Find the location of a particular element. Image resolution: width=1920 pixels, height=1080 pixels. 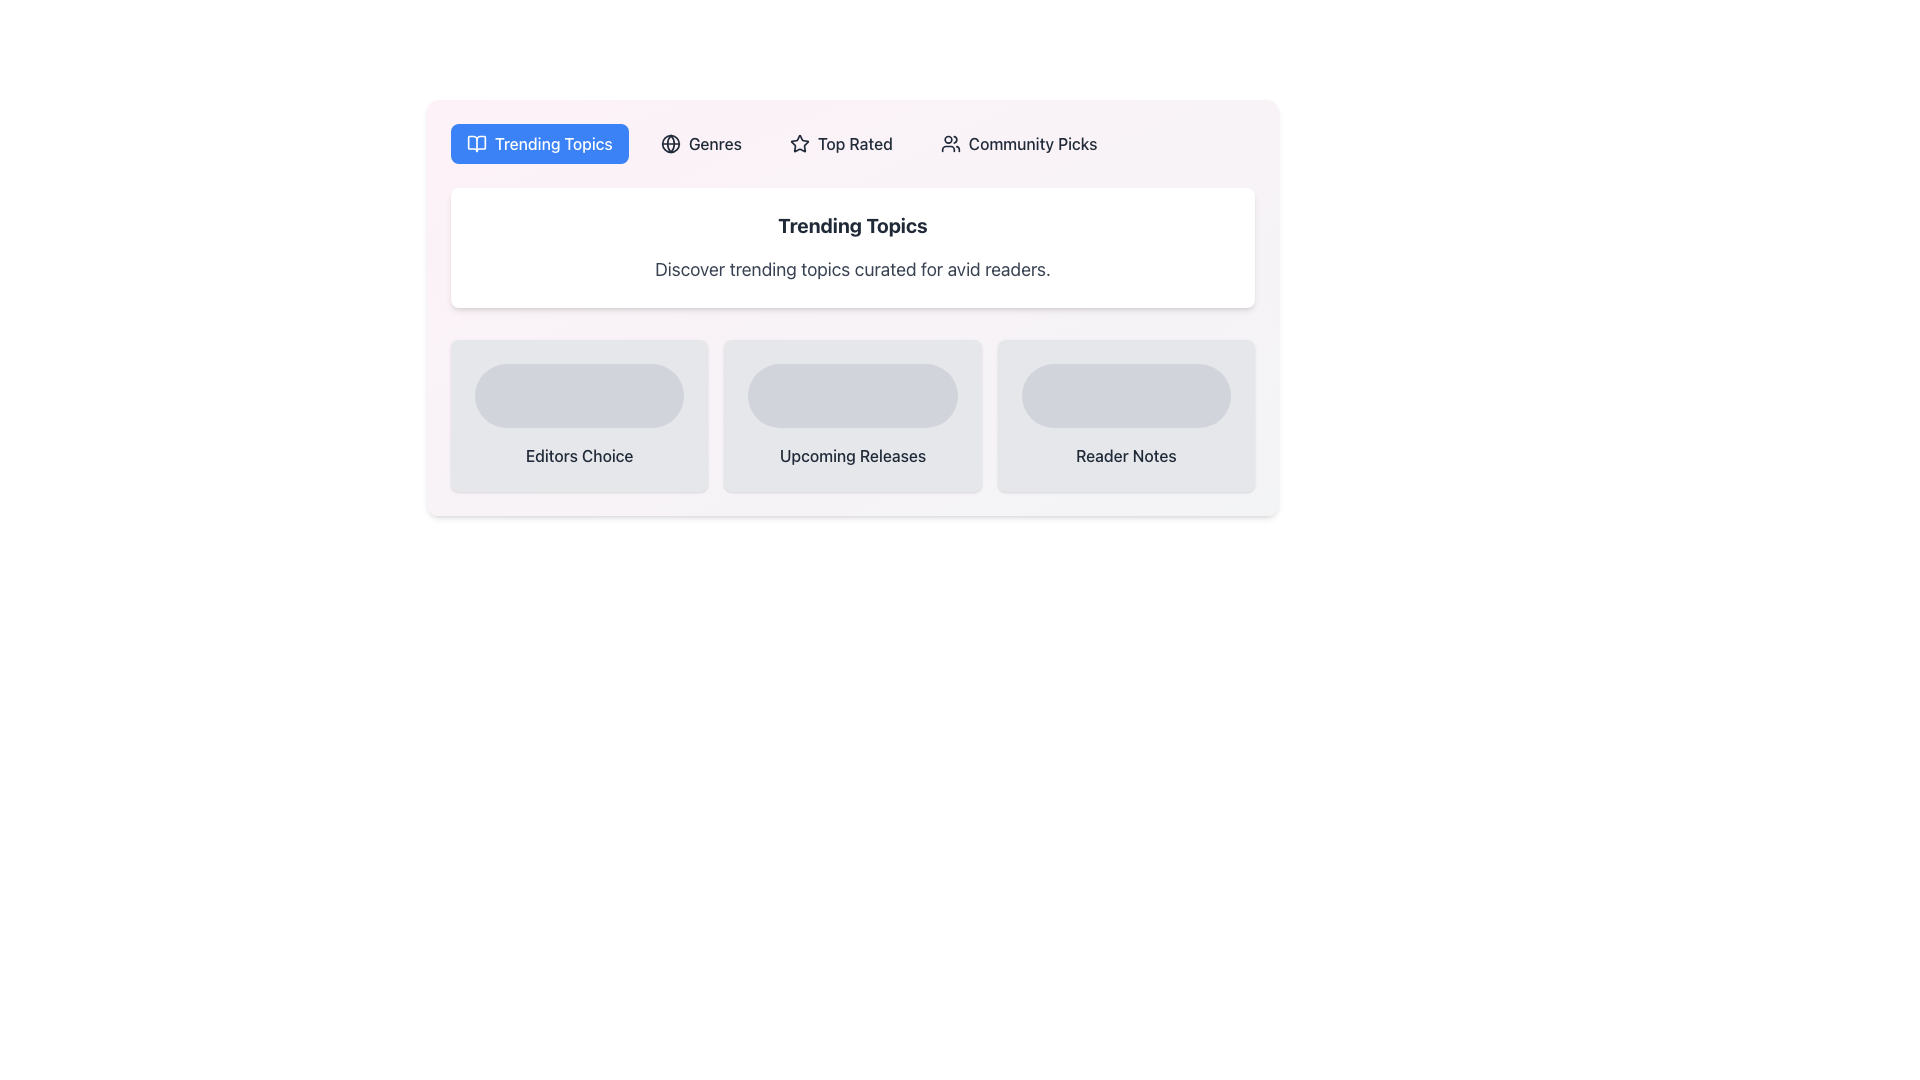

the 'Community Picks' button, which is a rectangular button with a light gray background and an icon of a group of users, positioned to the right of the 'Top Rated' button is located at coordinates (1019, 142).